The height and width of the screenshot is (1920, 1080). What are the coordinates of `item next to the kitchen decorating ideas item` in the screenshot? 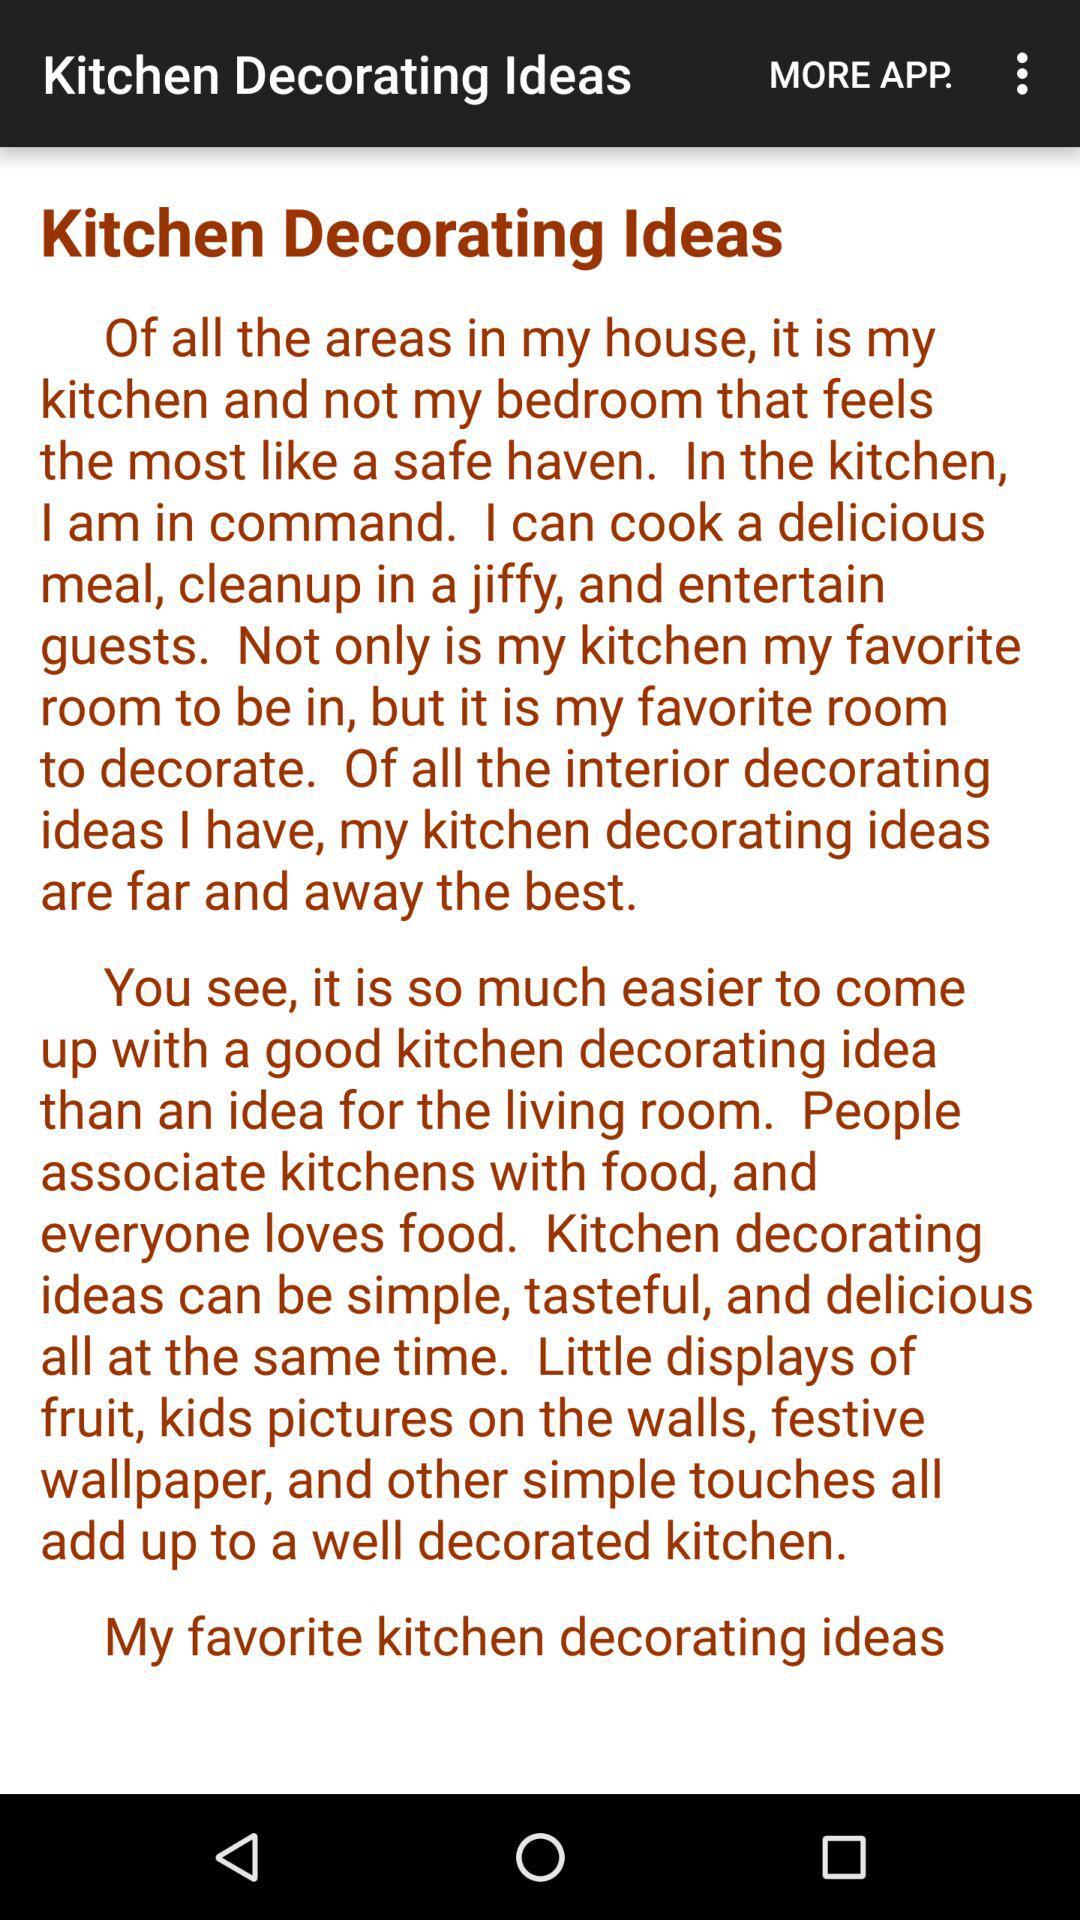 It's located at (860, 73).